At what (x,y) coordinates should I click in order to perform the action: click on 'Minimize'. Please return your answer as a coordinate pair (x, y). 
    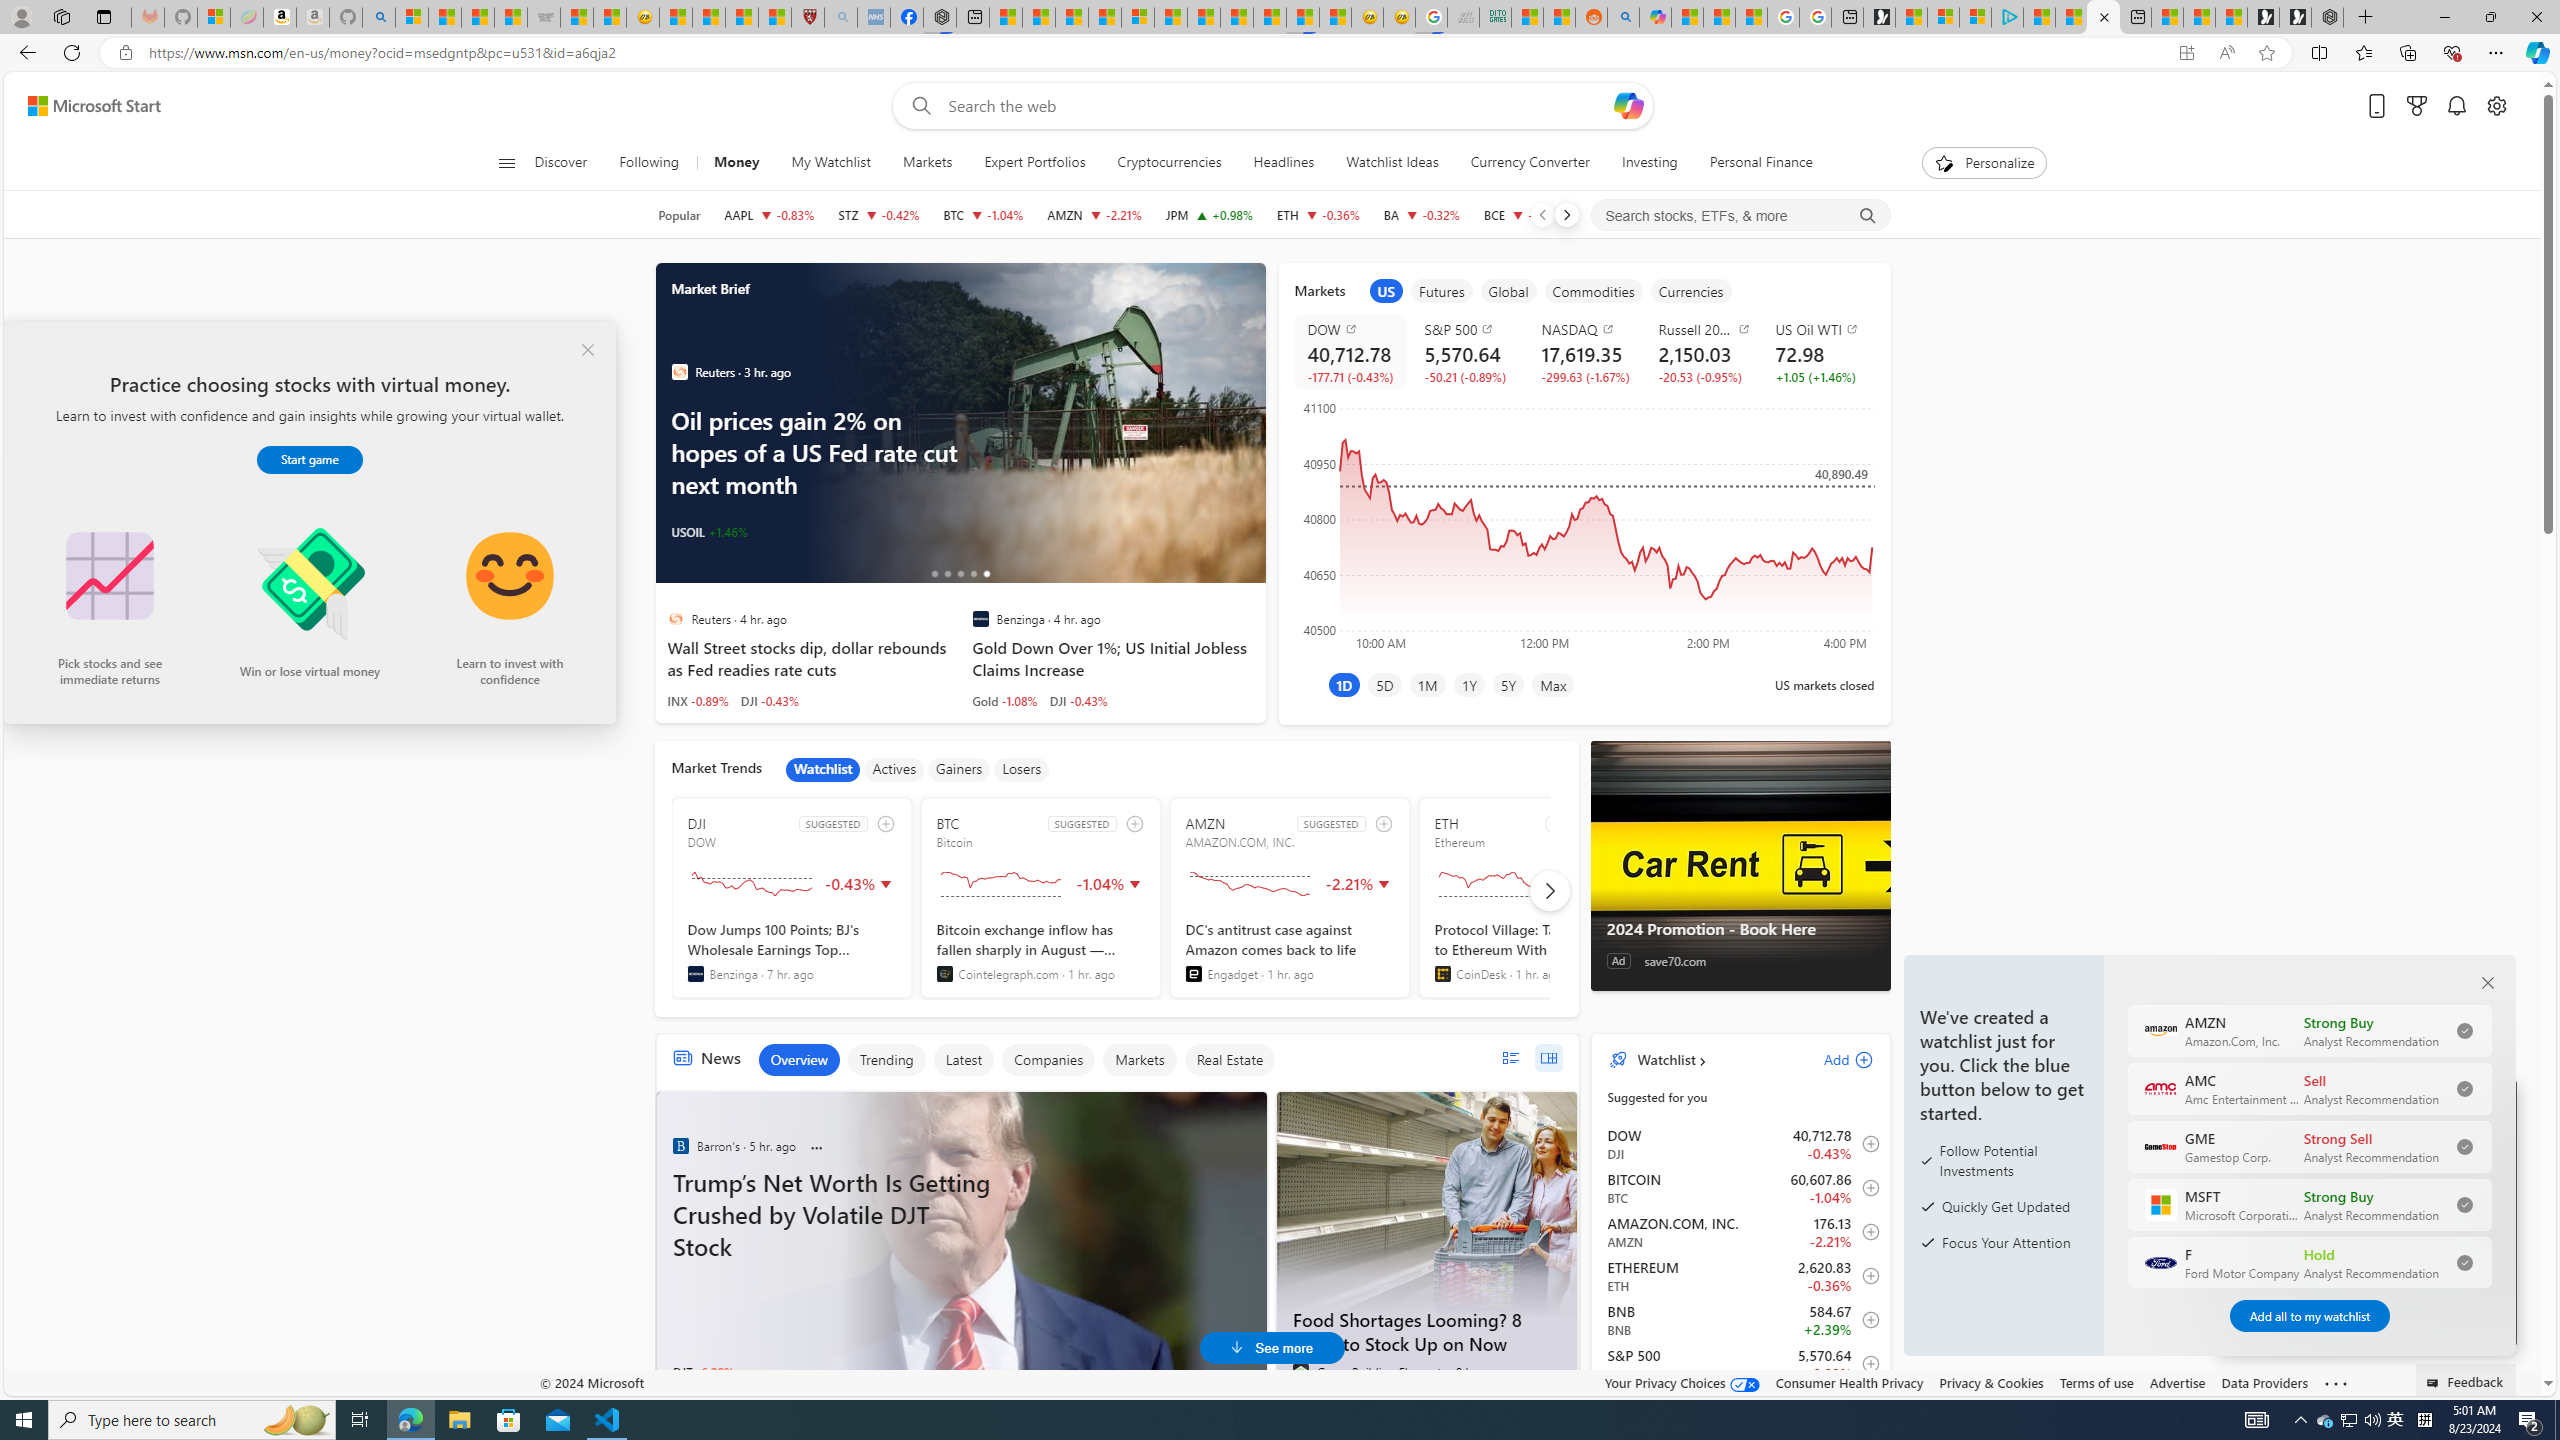
    Looking at the image, I should click on (2443, 16).